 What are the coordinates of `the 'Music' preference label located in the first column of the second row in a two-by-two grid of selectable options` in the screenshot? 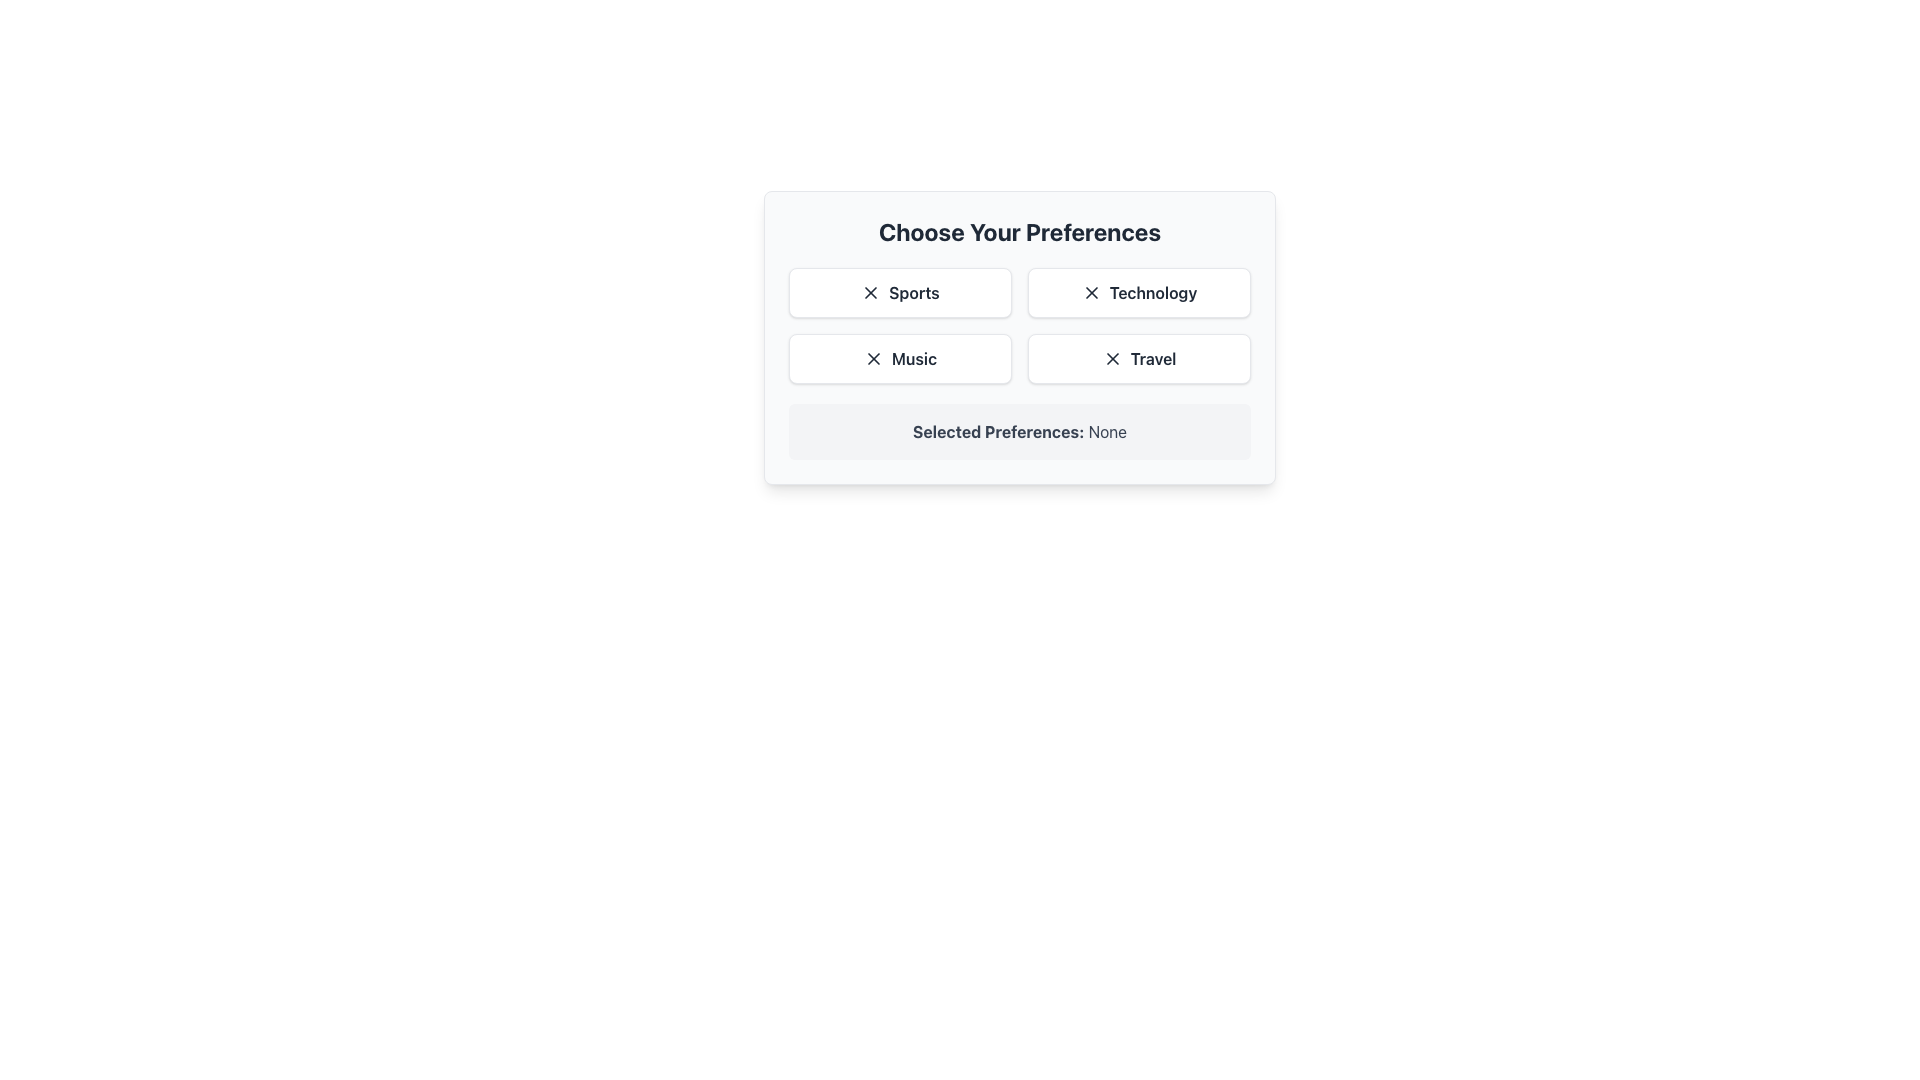 It's located at (913, 357).